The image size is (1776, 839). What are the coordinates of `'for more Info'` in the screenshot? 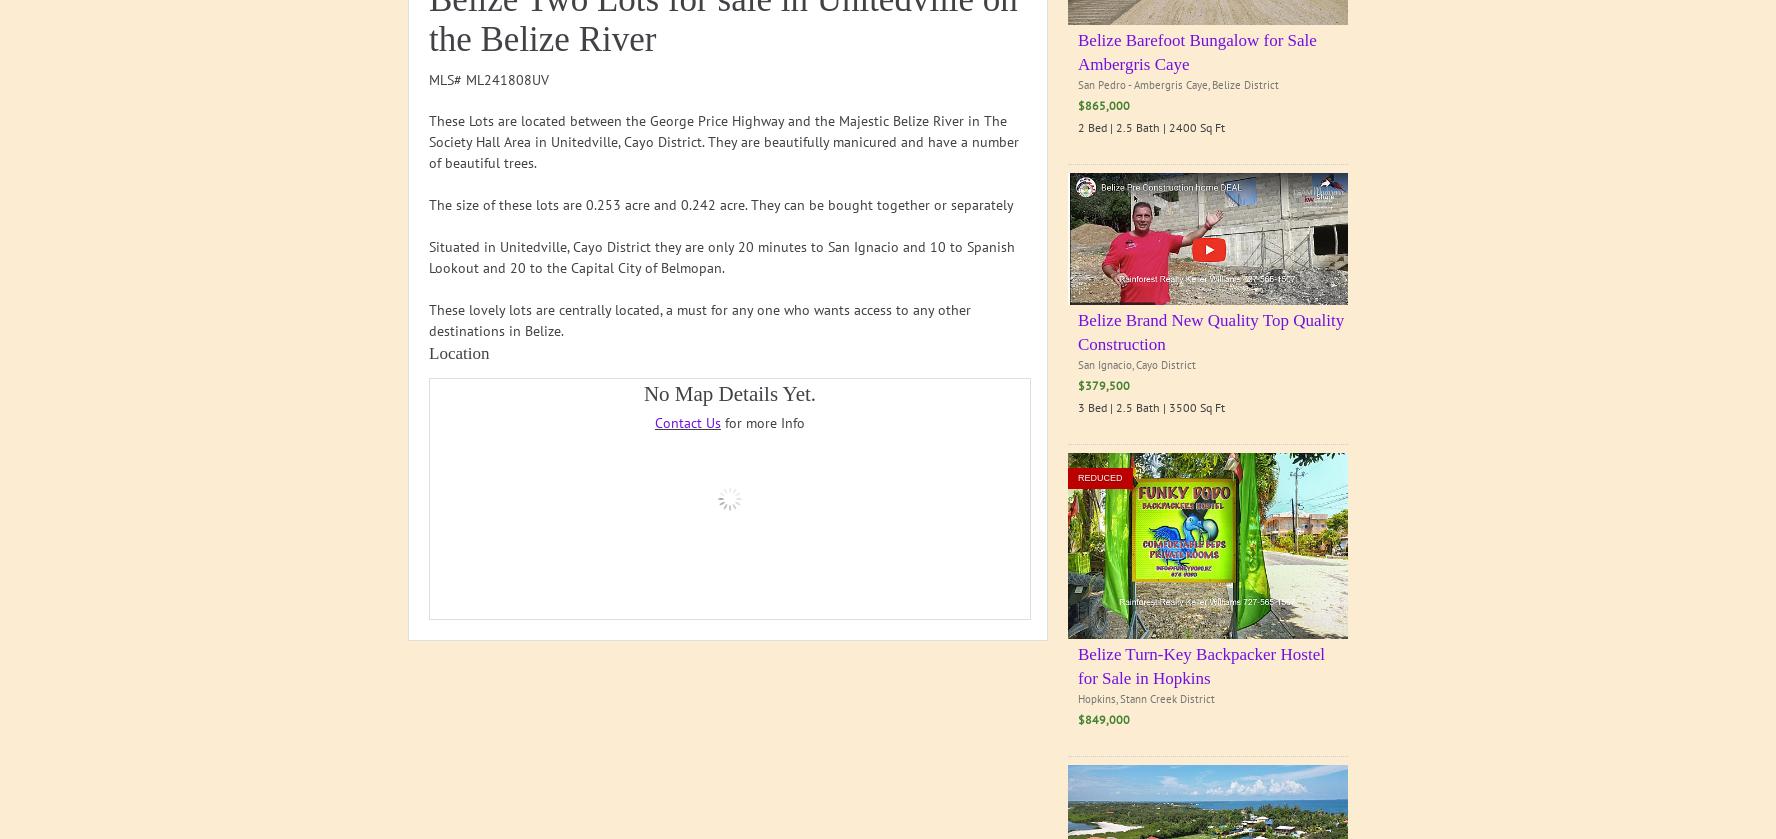 It's located at (761, 422).